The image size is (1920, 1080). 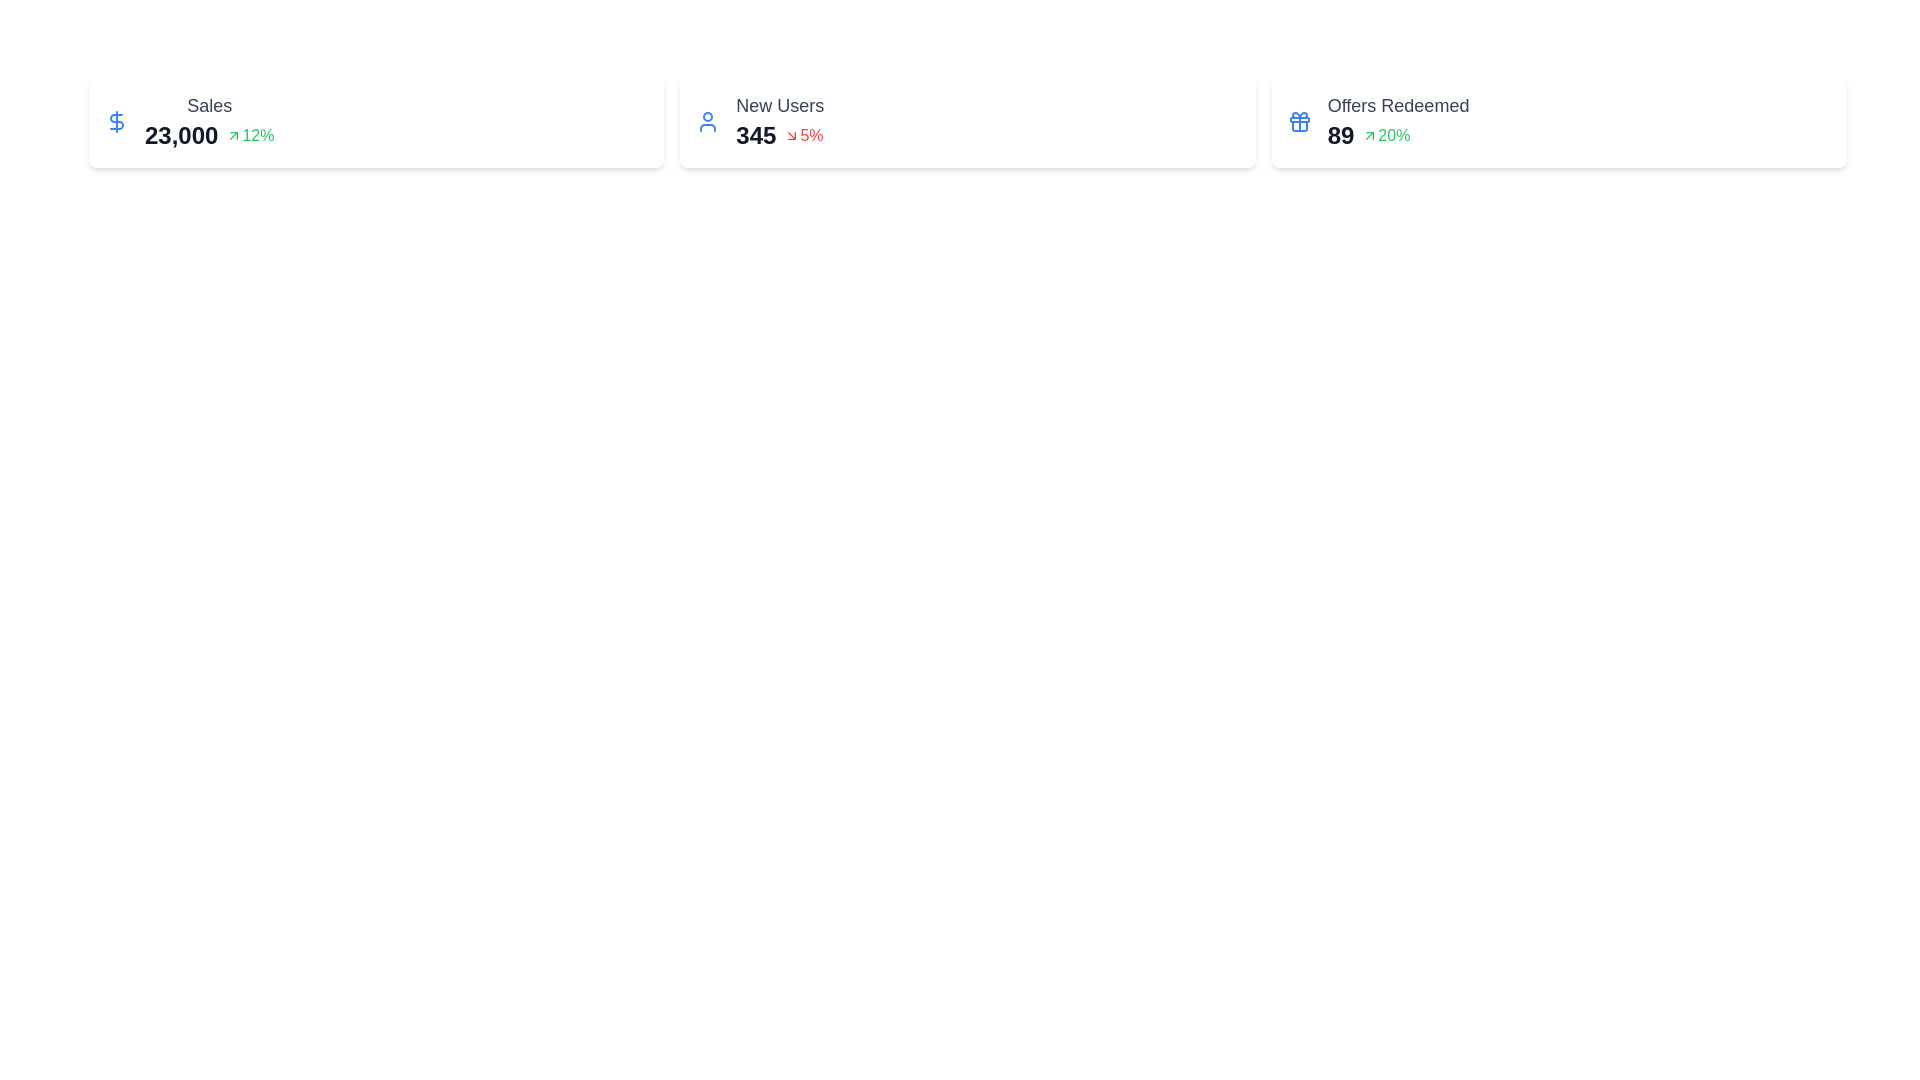 What do you see at coordinates (755, 135) in the screenshot?
I see `numerical value displayed in the 'New Users' section, which indicates the count of new users, located to the right of the heading 'New Users' and above the percentage text '5%` at bounding box center [755, 135].